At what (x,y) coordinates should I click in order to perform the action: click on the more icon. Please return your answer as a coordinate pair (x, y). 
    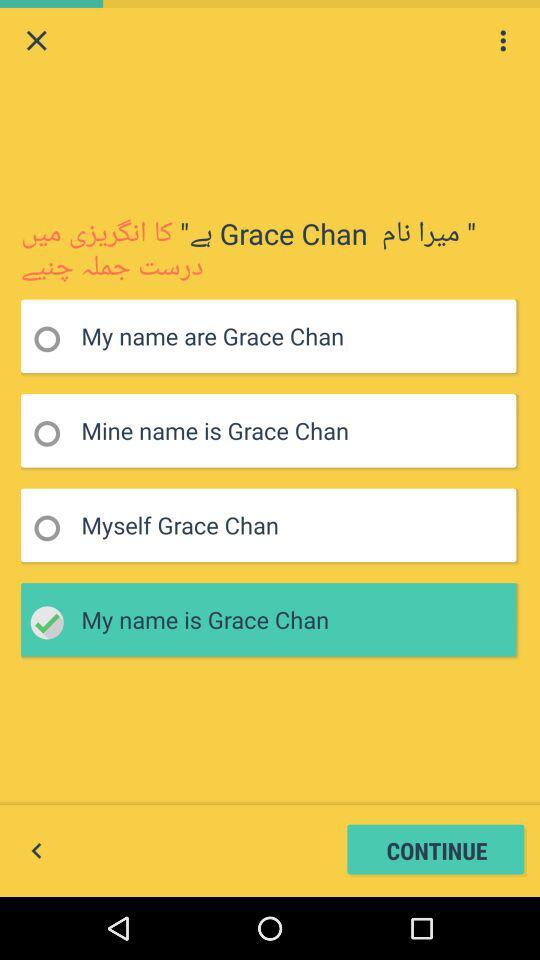
    Looking at the image, I should click on (502, 42).